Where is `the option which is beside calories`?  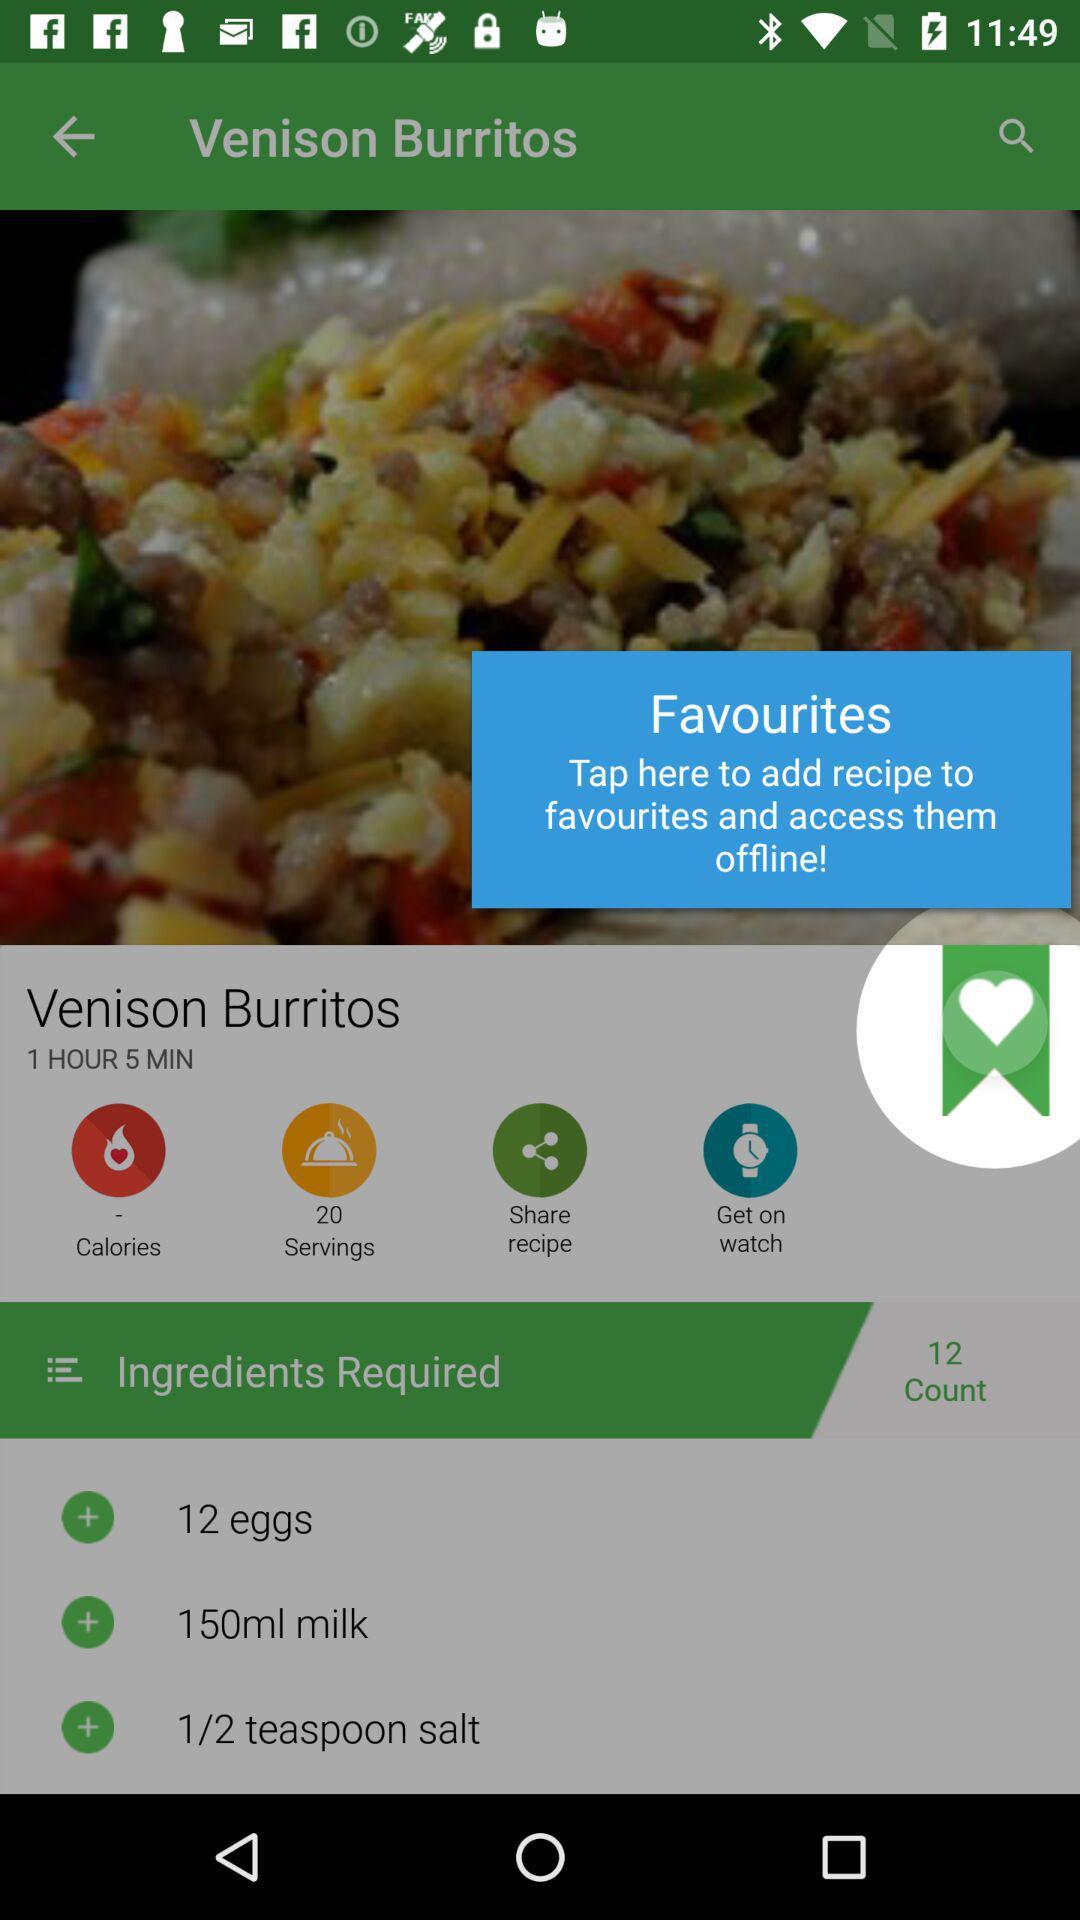
the option which is beside calories is located at coordinates (328, 1150).